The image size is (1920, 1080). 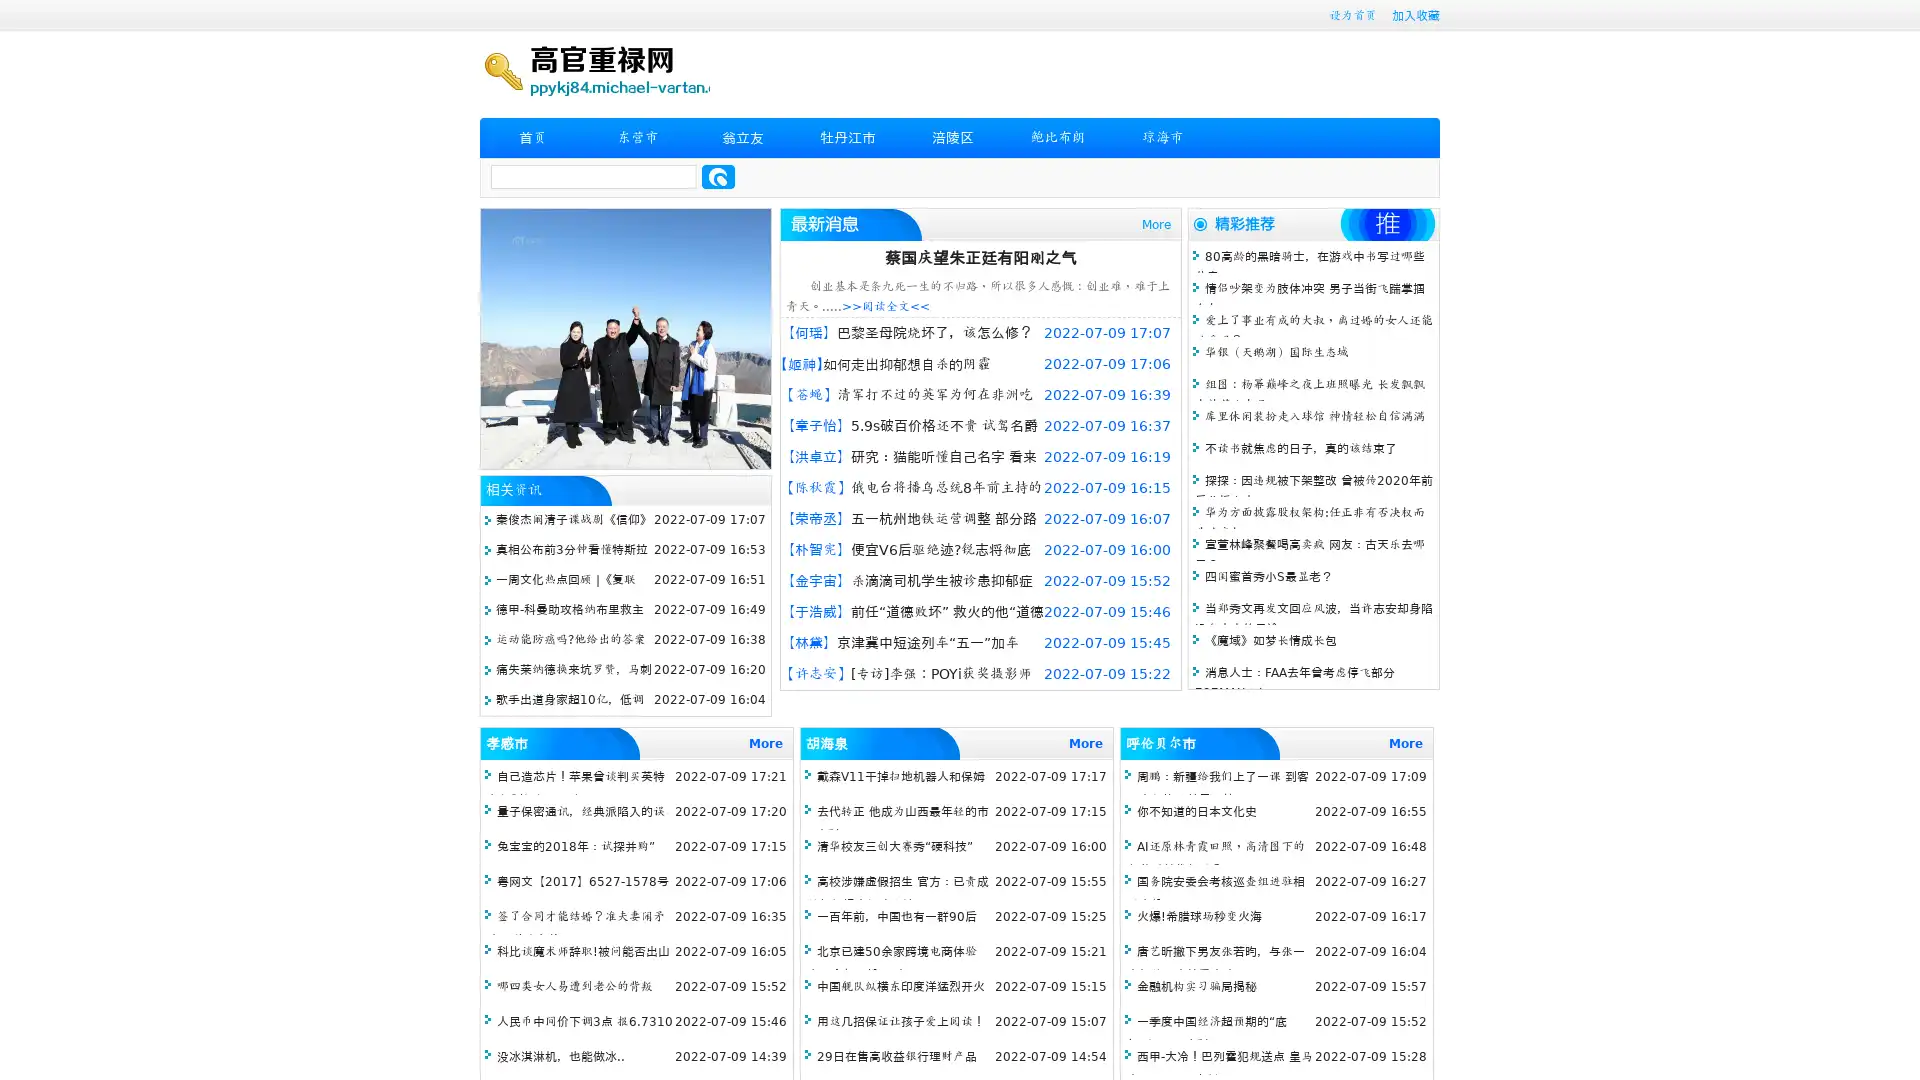 I want to click on Search, so click(x=718, y=176).